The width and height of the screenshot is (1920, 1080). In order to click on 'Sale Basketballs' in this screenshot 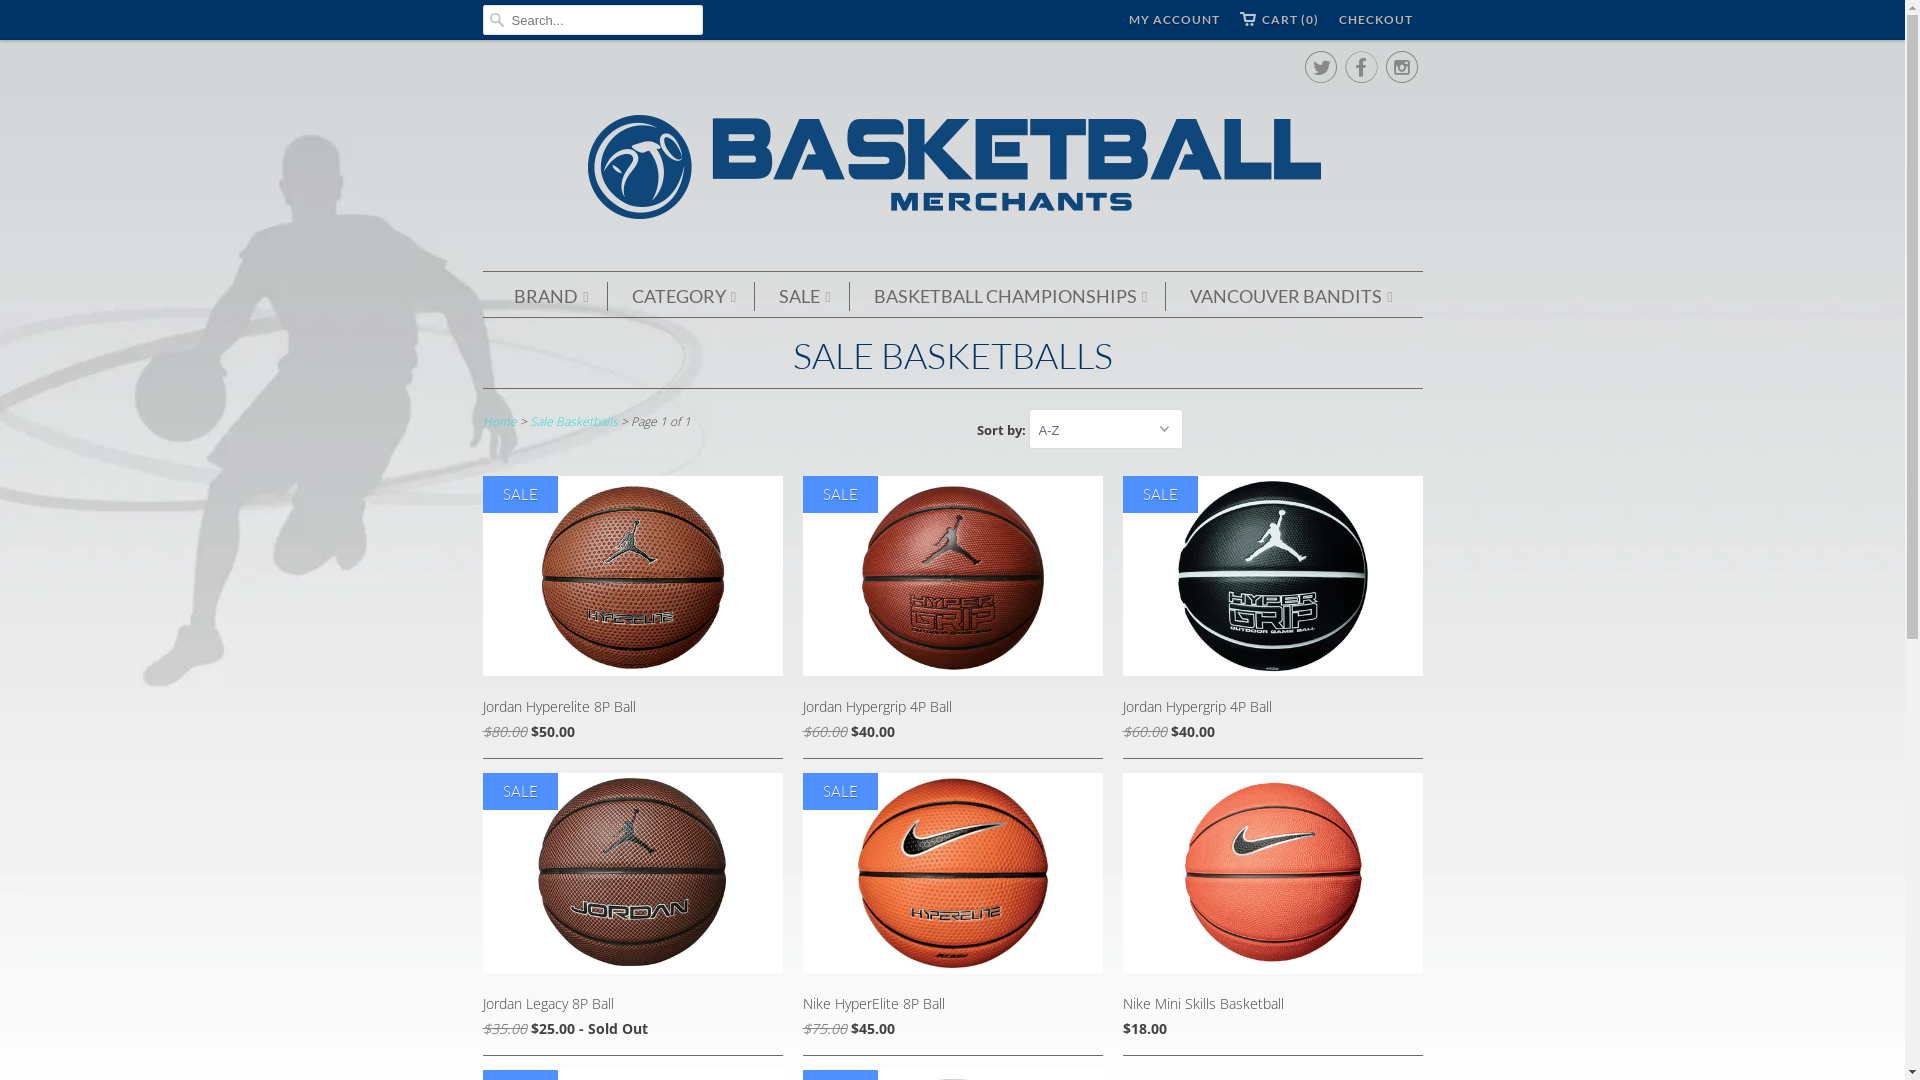, I will do `click(573, 420)`.